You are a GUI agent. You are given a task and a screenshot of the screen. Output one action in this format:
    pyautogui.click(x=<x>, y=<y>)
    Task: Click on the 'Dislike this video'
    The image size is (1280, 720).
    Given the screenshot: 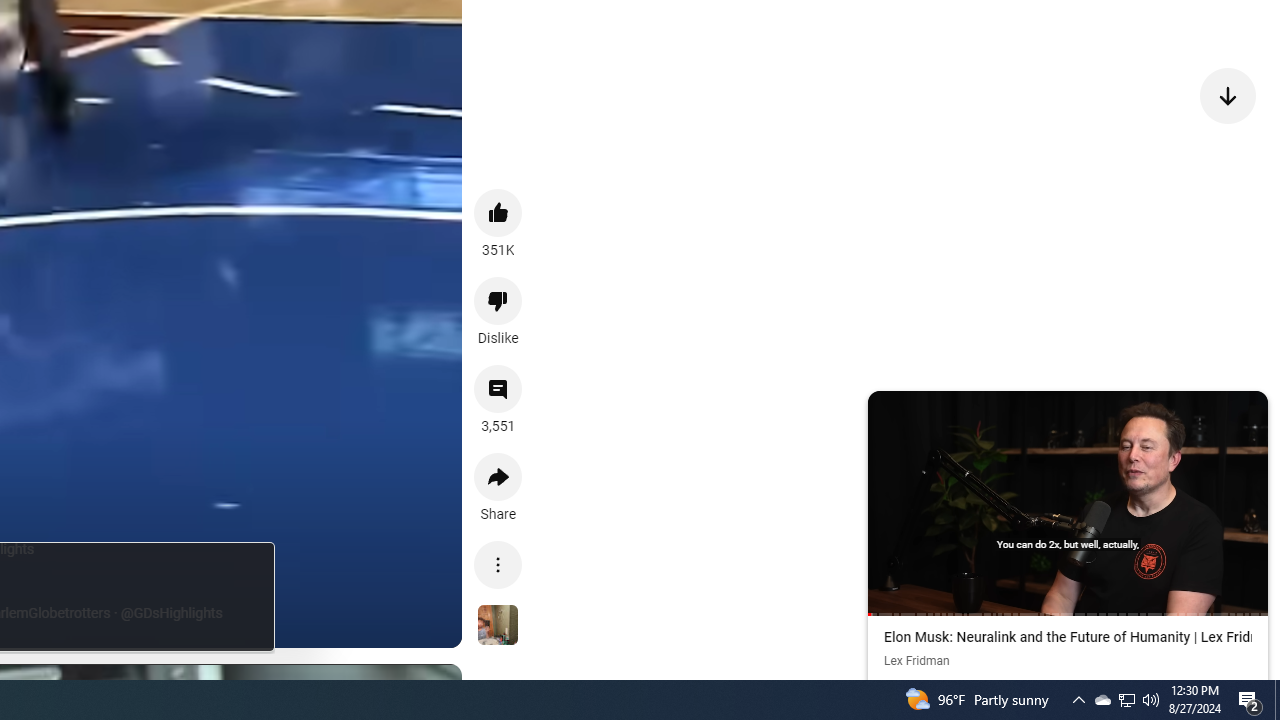 What is the action you would take?
    pyautogui.click(x=498, y=300)
    